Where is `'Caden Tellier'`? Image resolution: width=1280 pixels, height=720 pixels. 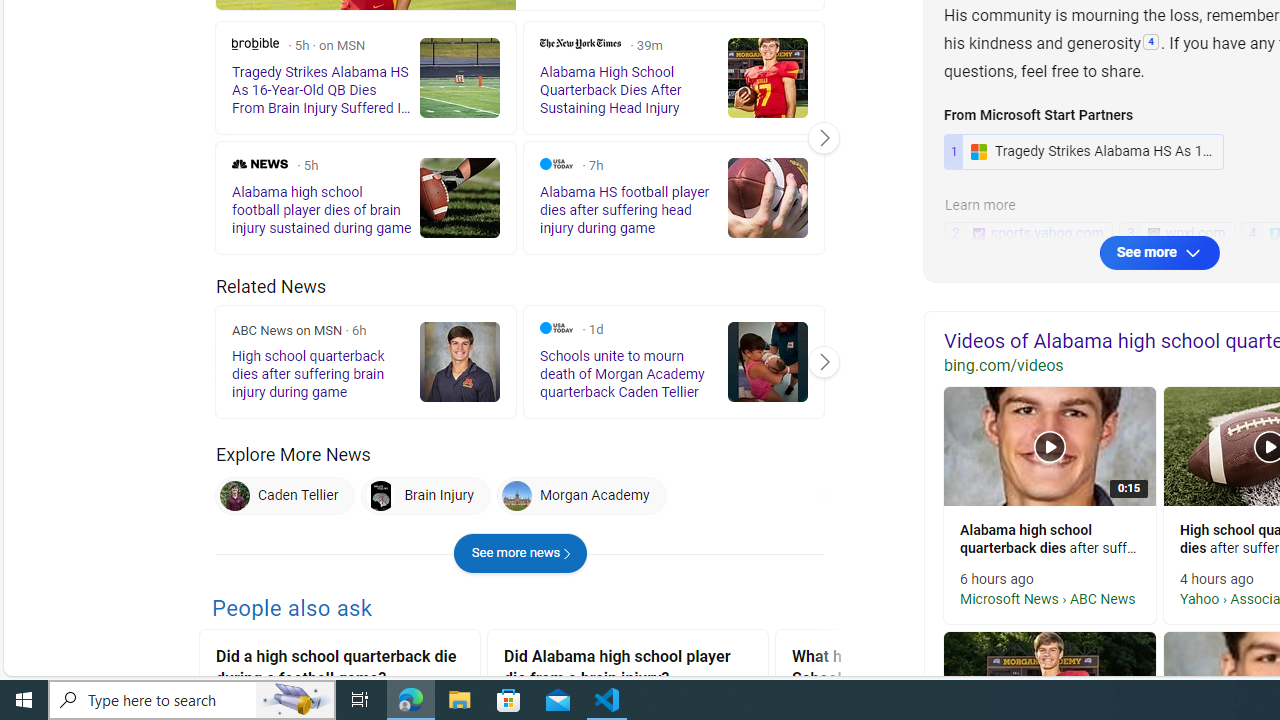
'Caden Tellier' is located at coordinates (284, 495).